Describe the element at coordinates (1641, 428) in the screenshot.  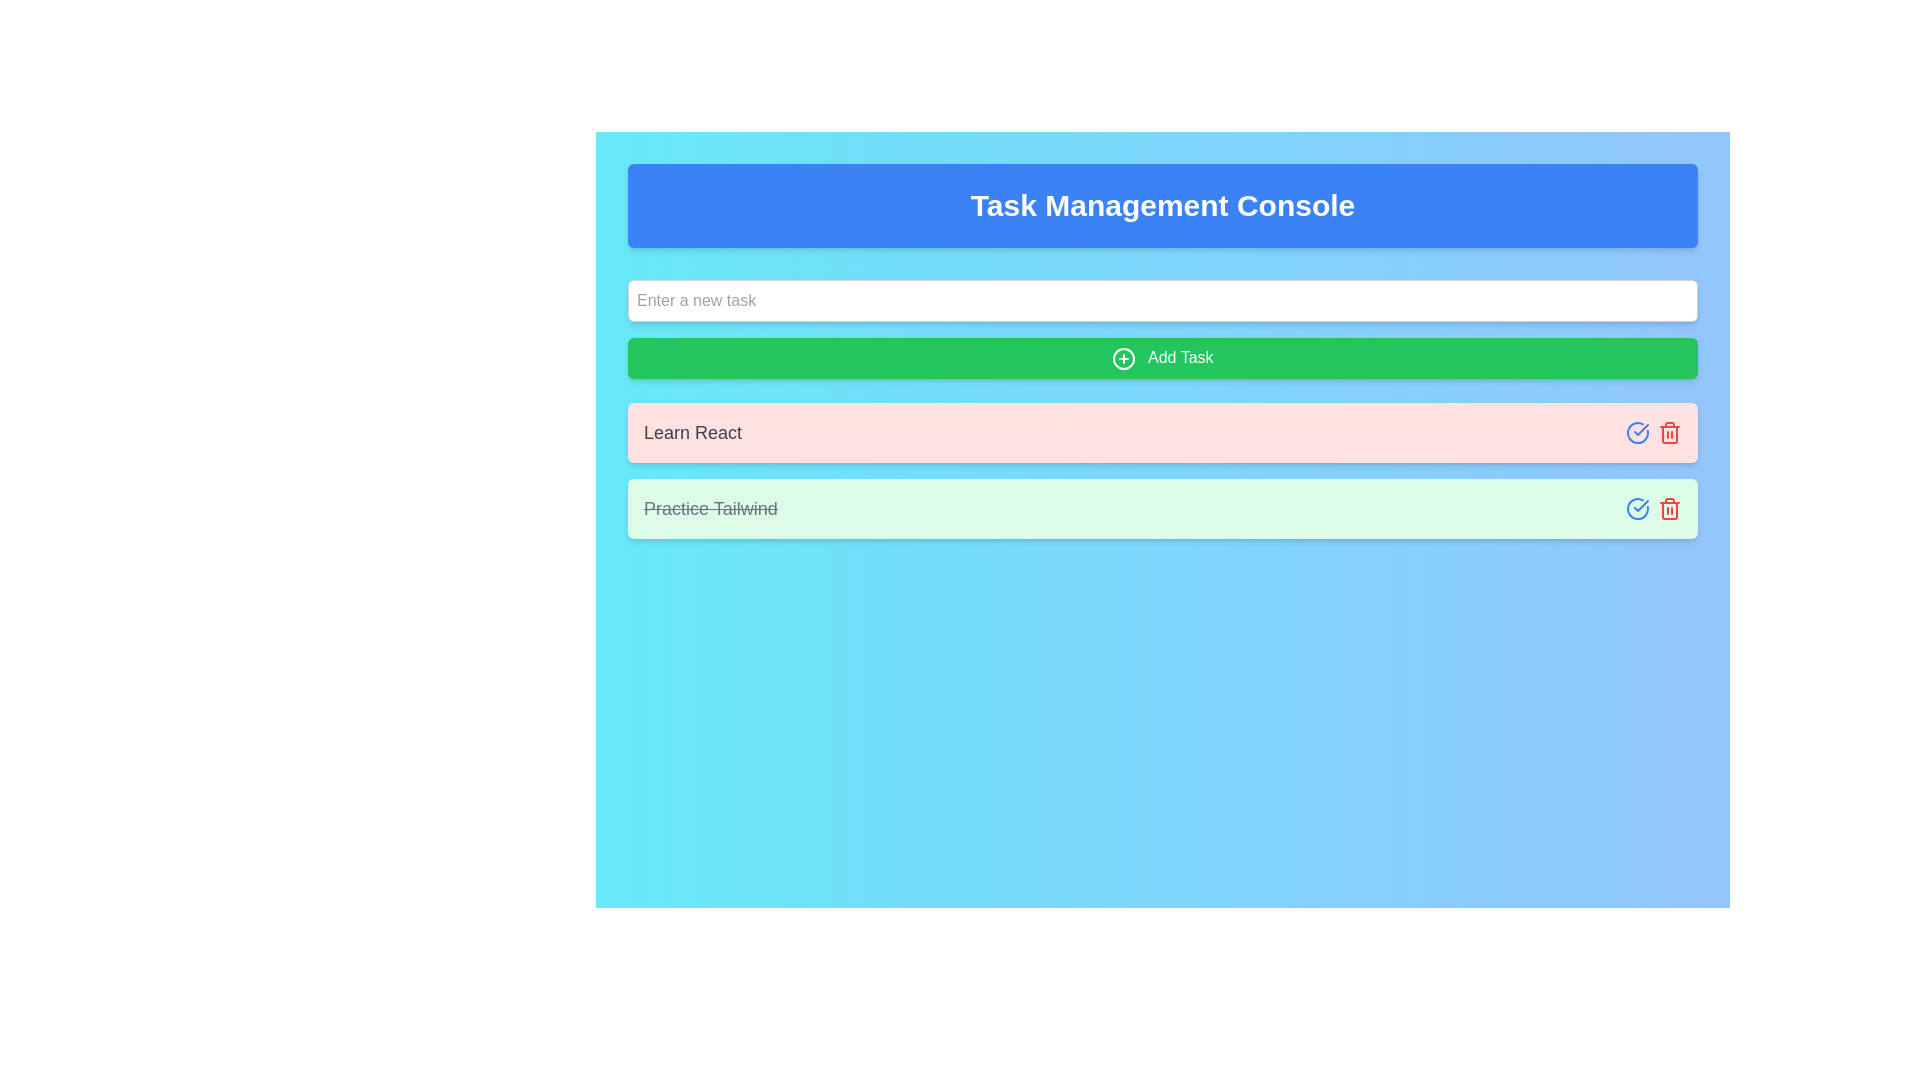
I see `the blue checkmark icon indicating task completion` at that location.